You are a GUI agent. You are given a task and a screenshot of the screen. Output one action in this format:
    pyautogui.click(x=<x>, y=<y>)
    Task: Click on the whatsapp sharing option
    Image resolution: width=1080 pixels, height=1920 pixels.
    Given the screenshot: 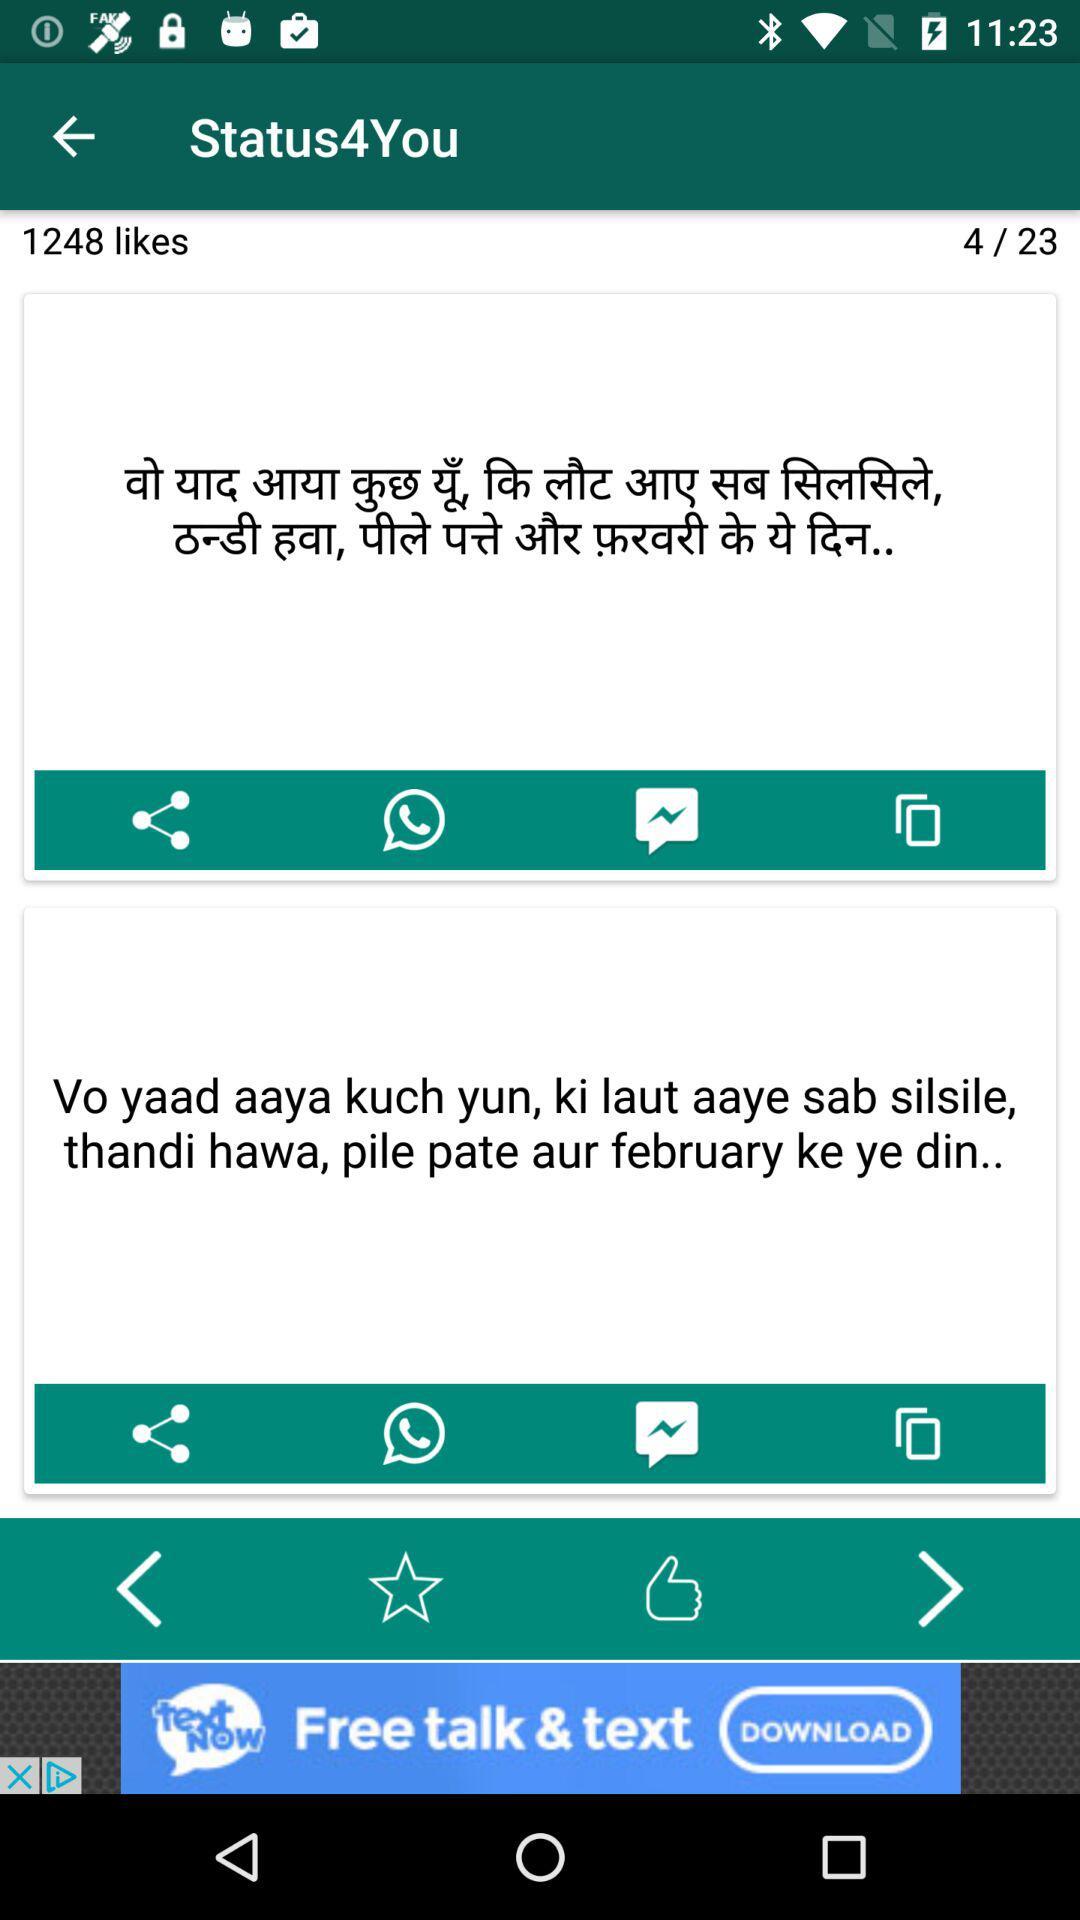 What is the action you would take?
    pyautogui.click(x=412, y=820)
    